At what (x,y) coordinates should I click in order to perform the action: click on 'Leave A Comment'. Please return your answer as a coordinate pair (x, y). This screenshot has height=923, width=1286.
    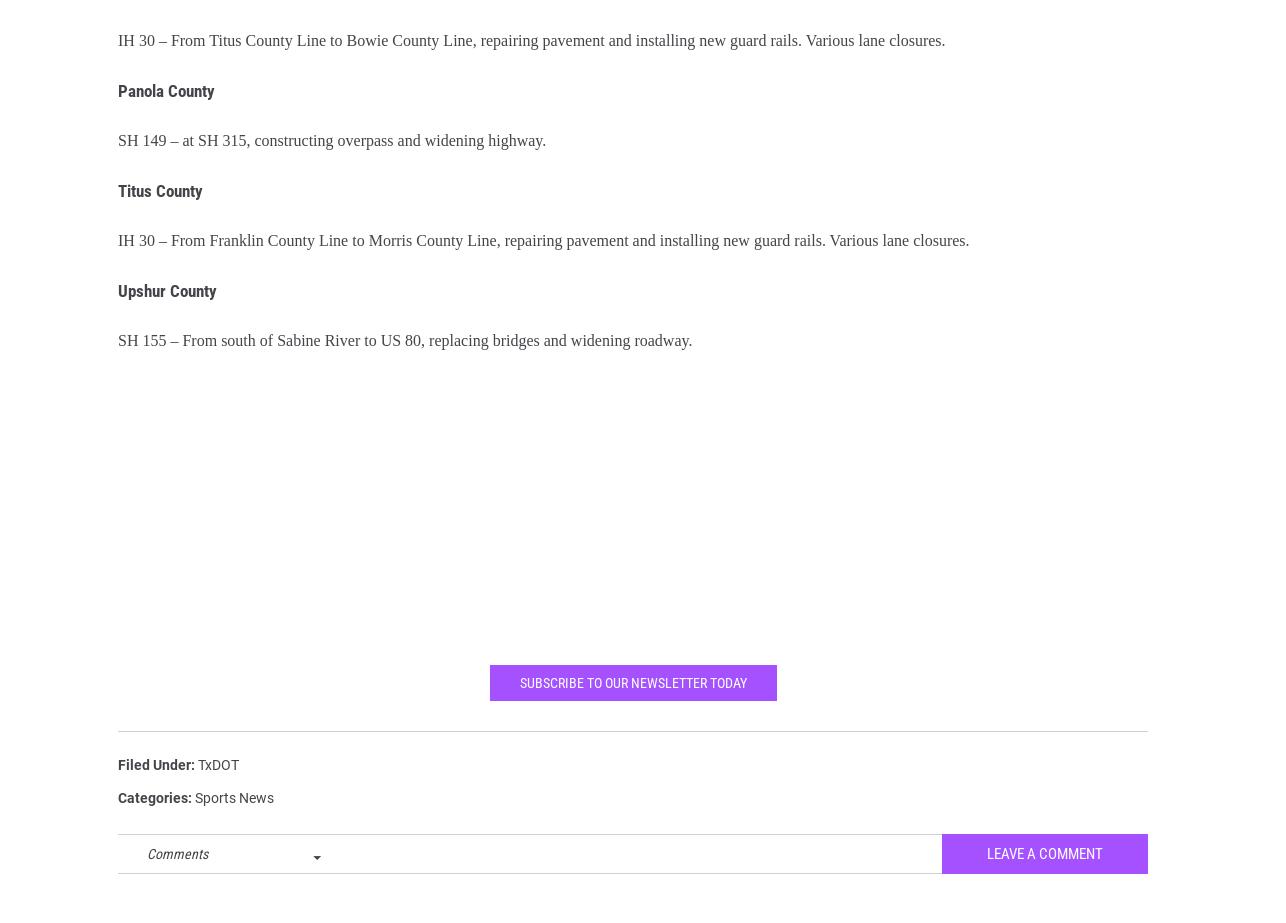
    Looking at the image, I should click on (1044, 866).